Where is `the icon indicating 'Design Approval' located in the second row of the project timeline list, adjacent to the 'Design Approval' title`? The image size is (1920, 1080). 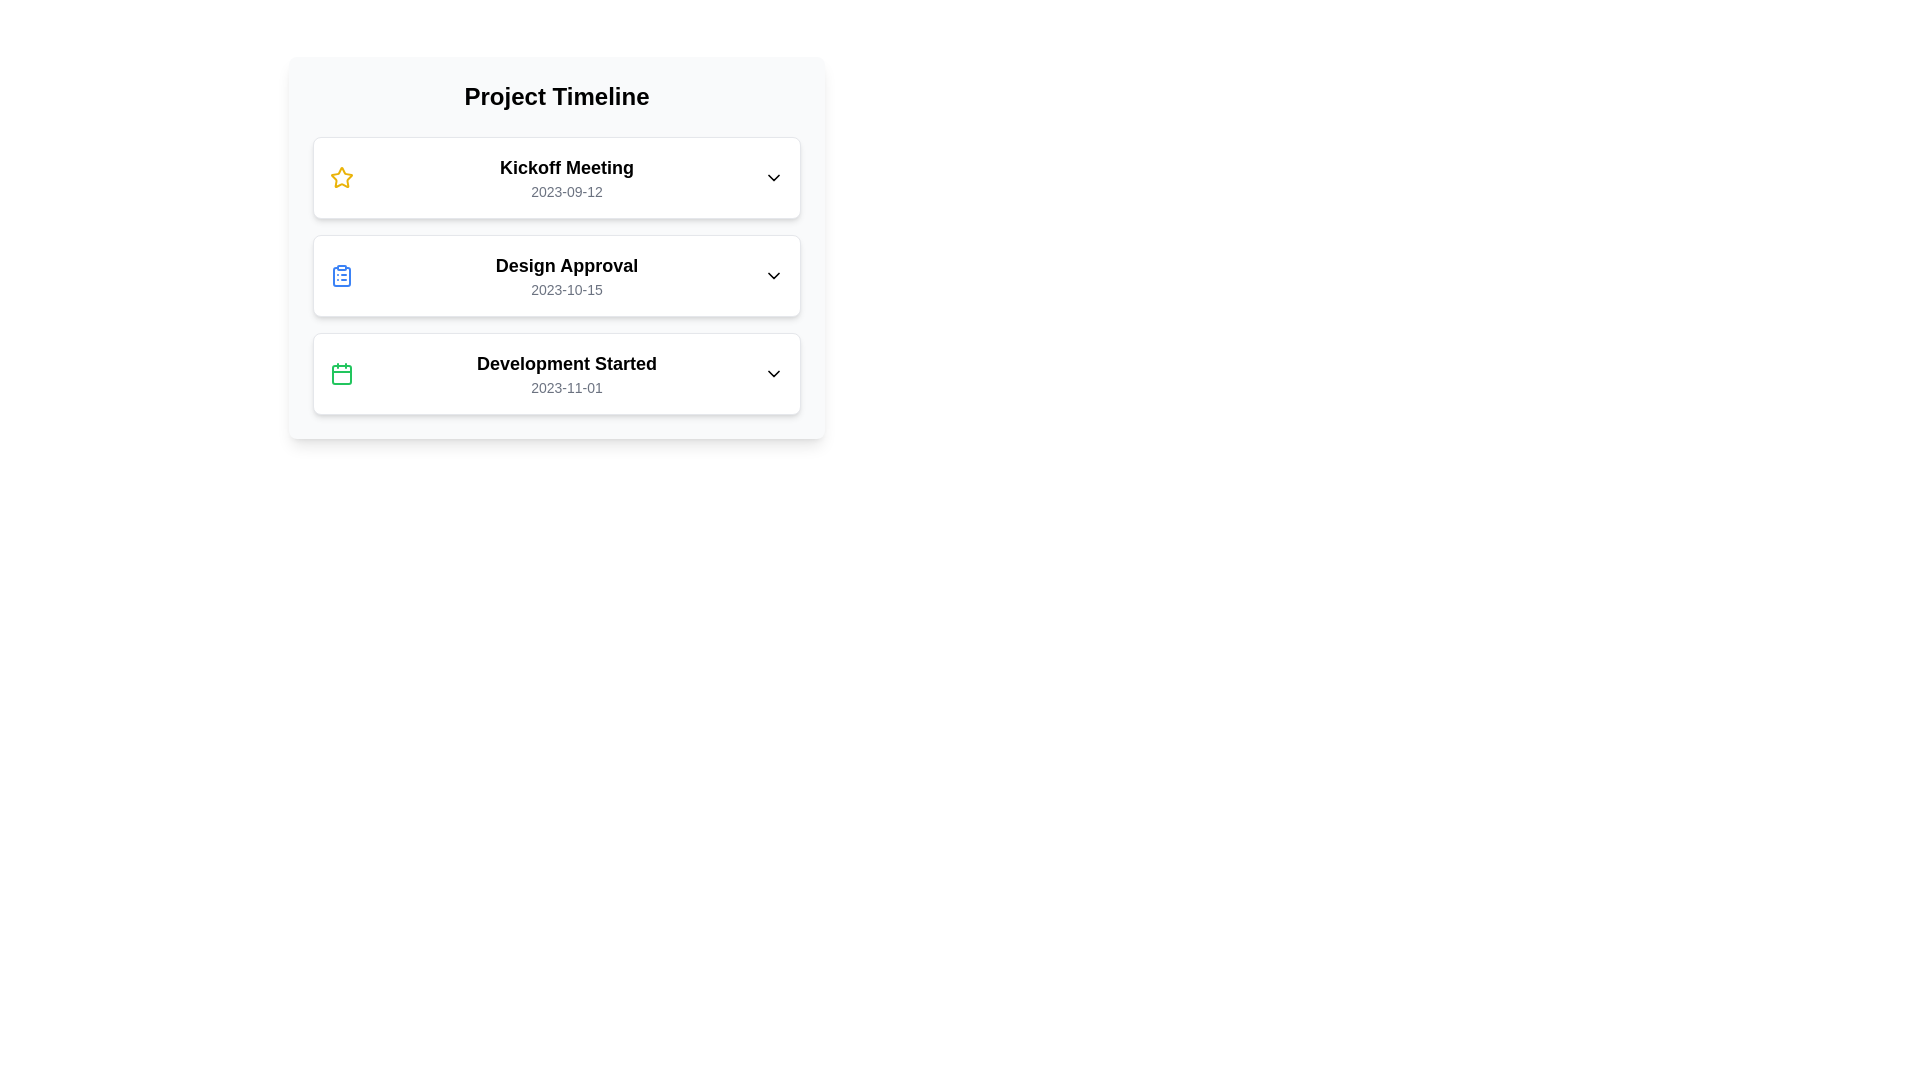 the icon indicating 'Design Approval' located in the second row of the project timeline list, adjacent to the 'Design Approval' title is located at coordinates (341, 276).